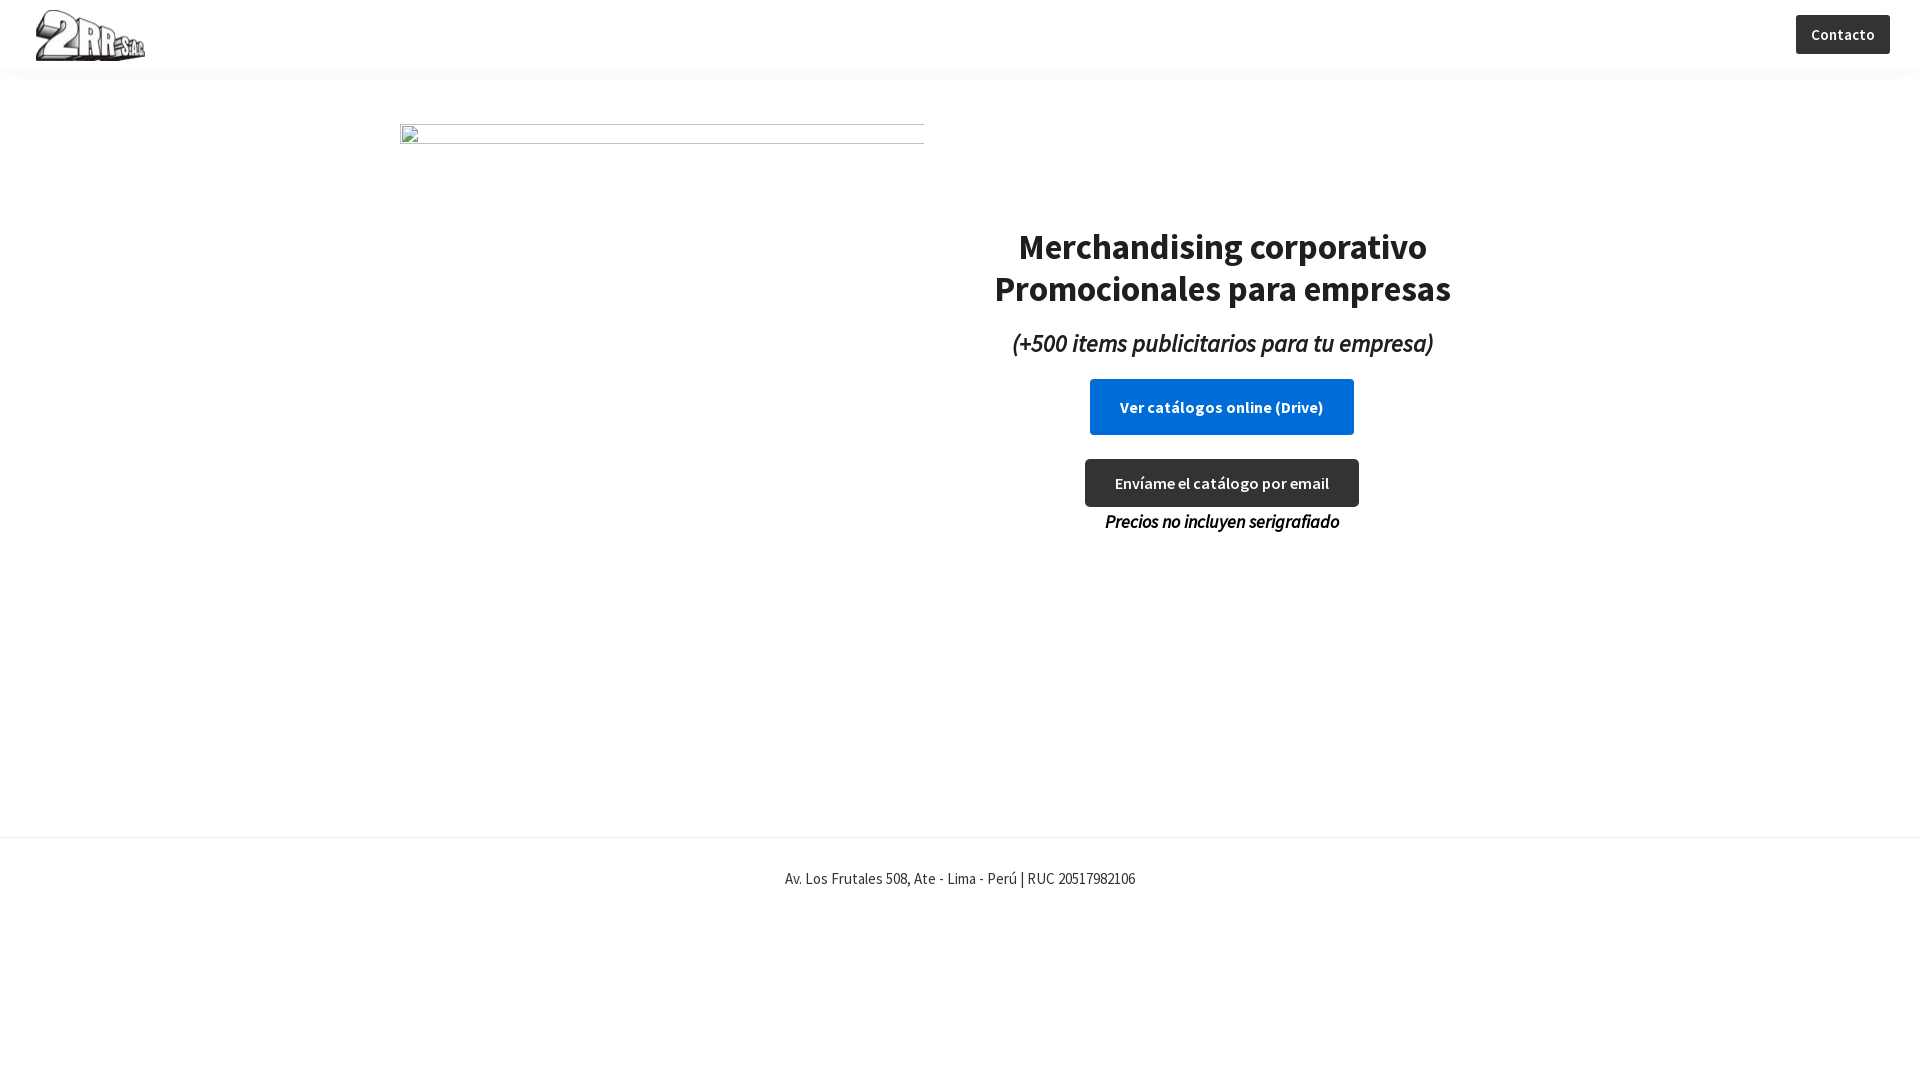  What do you see at coordinates (1842, 34) in the screenshot?
I see `'Contacto'` at bounding box center [1842, 34].